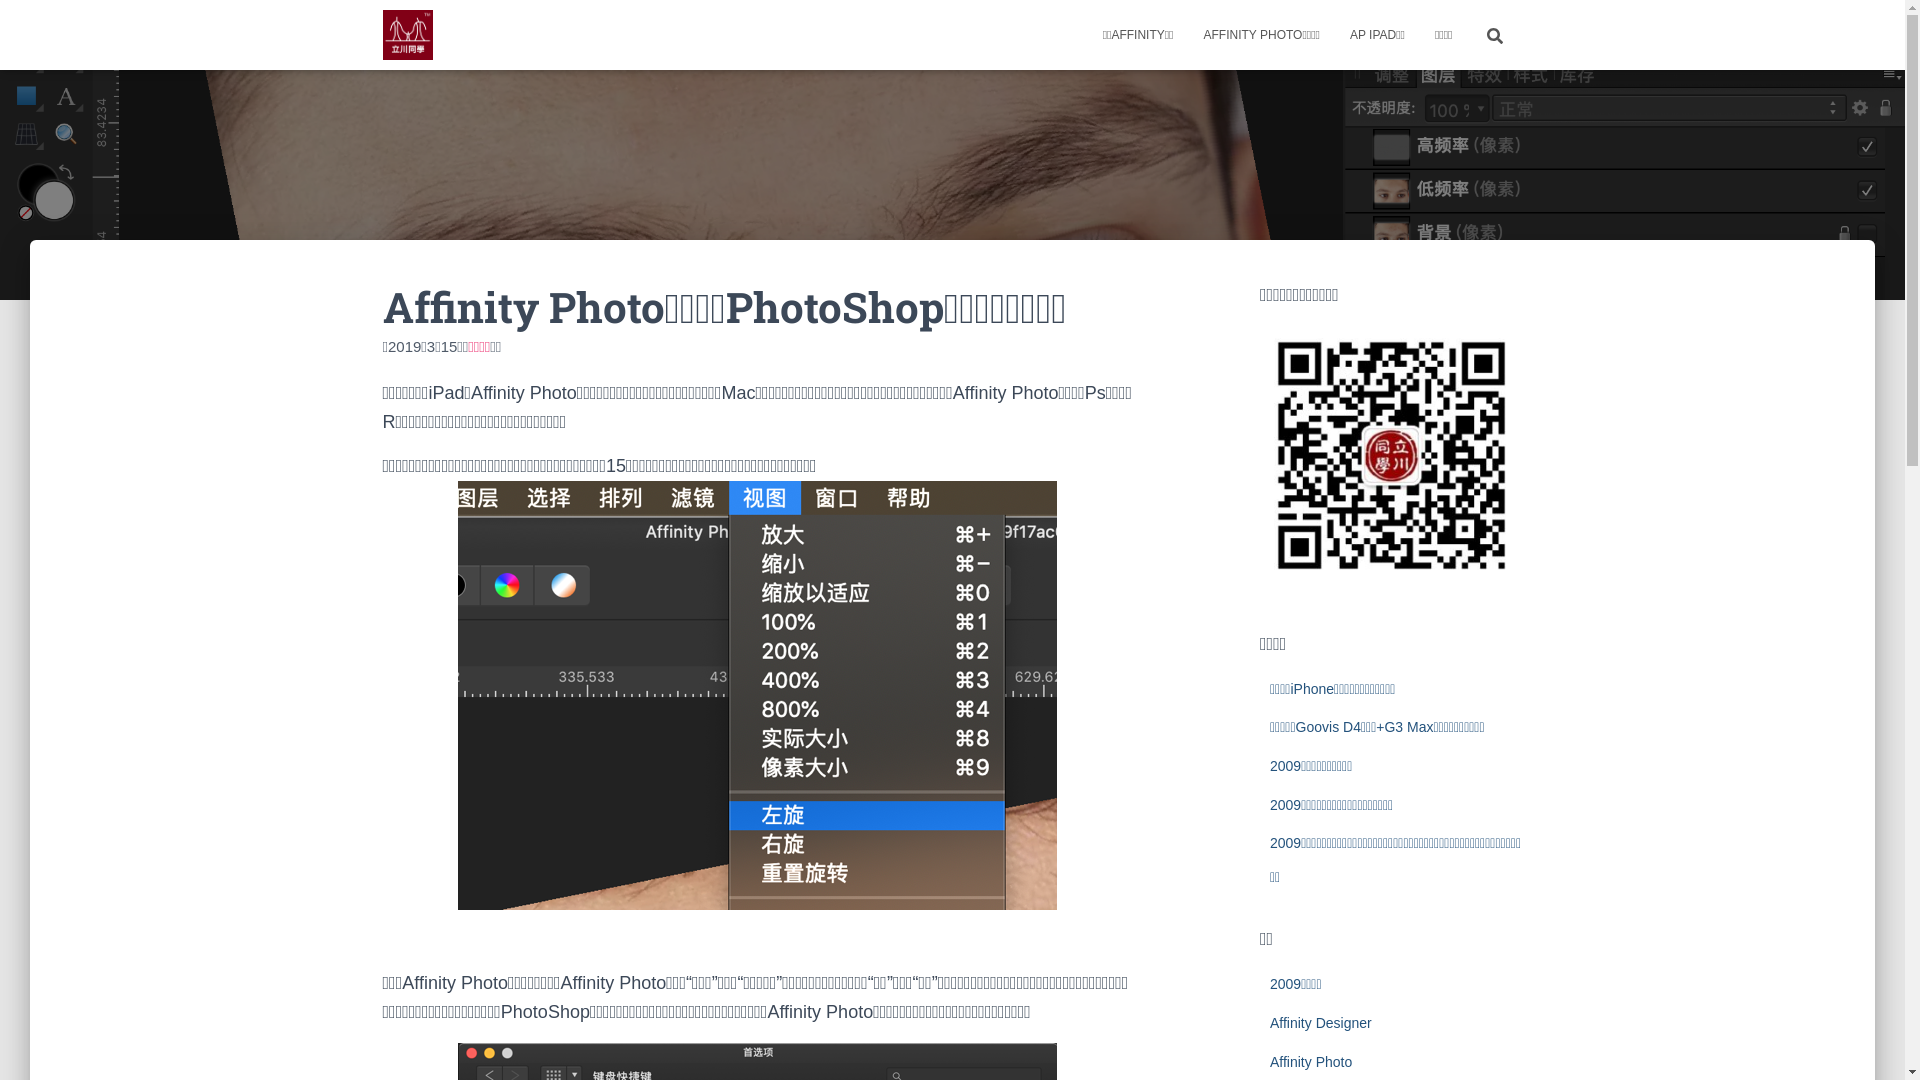 The height and width of the screenshot is (1080, 1920). Describe the element at coordinates (1310, 1060) in the screenshot. I see `'Affinity Photo'` at that location.